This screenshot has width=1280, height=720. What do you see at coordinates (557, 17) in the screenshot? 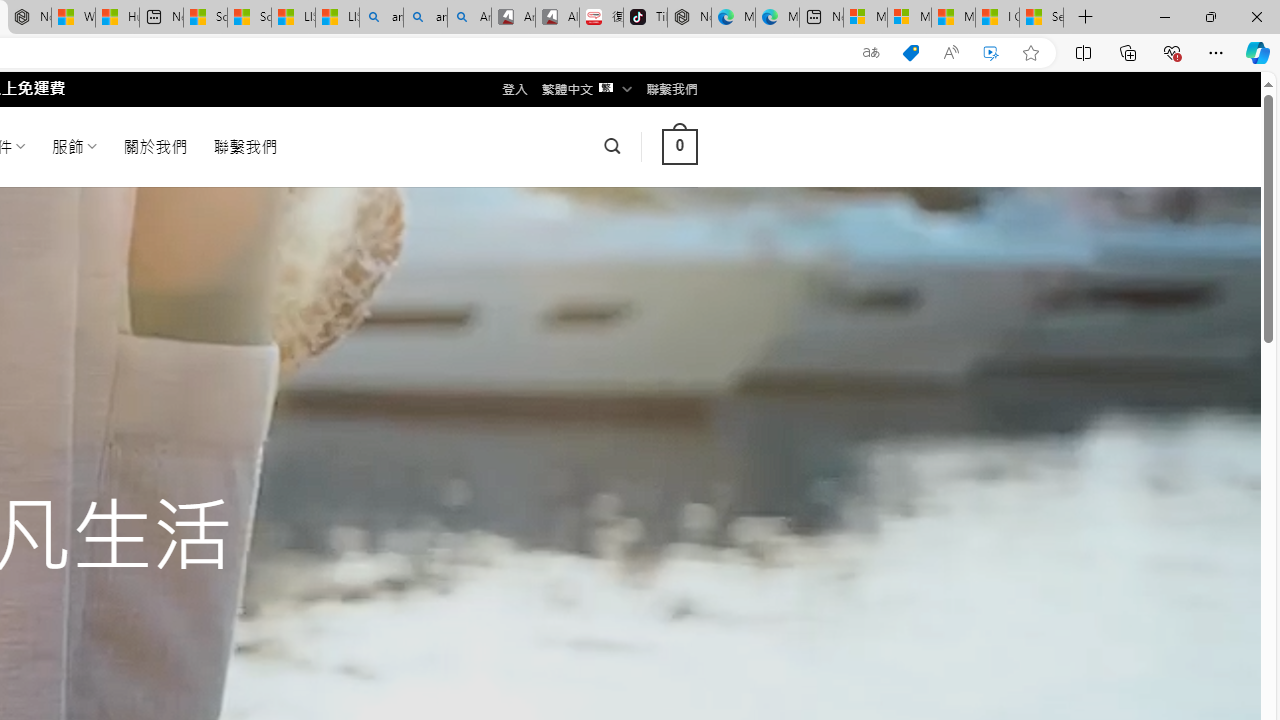
I see `'All Cubot phones'` at bounding box center [557, 17].